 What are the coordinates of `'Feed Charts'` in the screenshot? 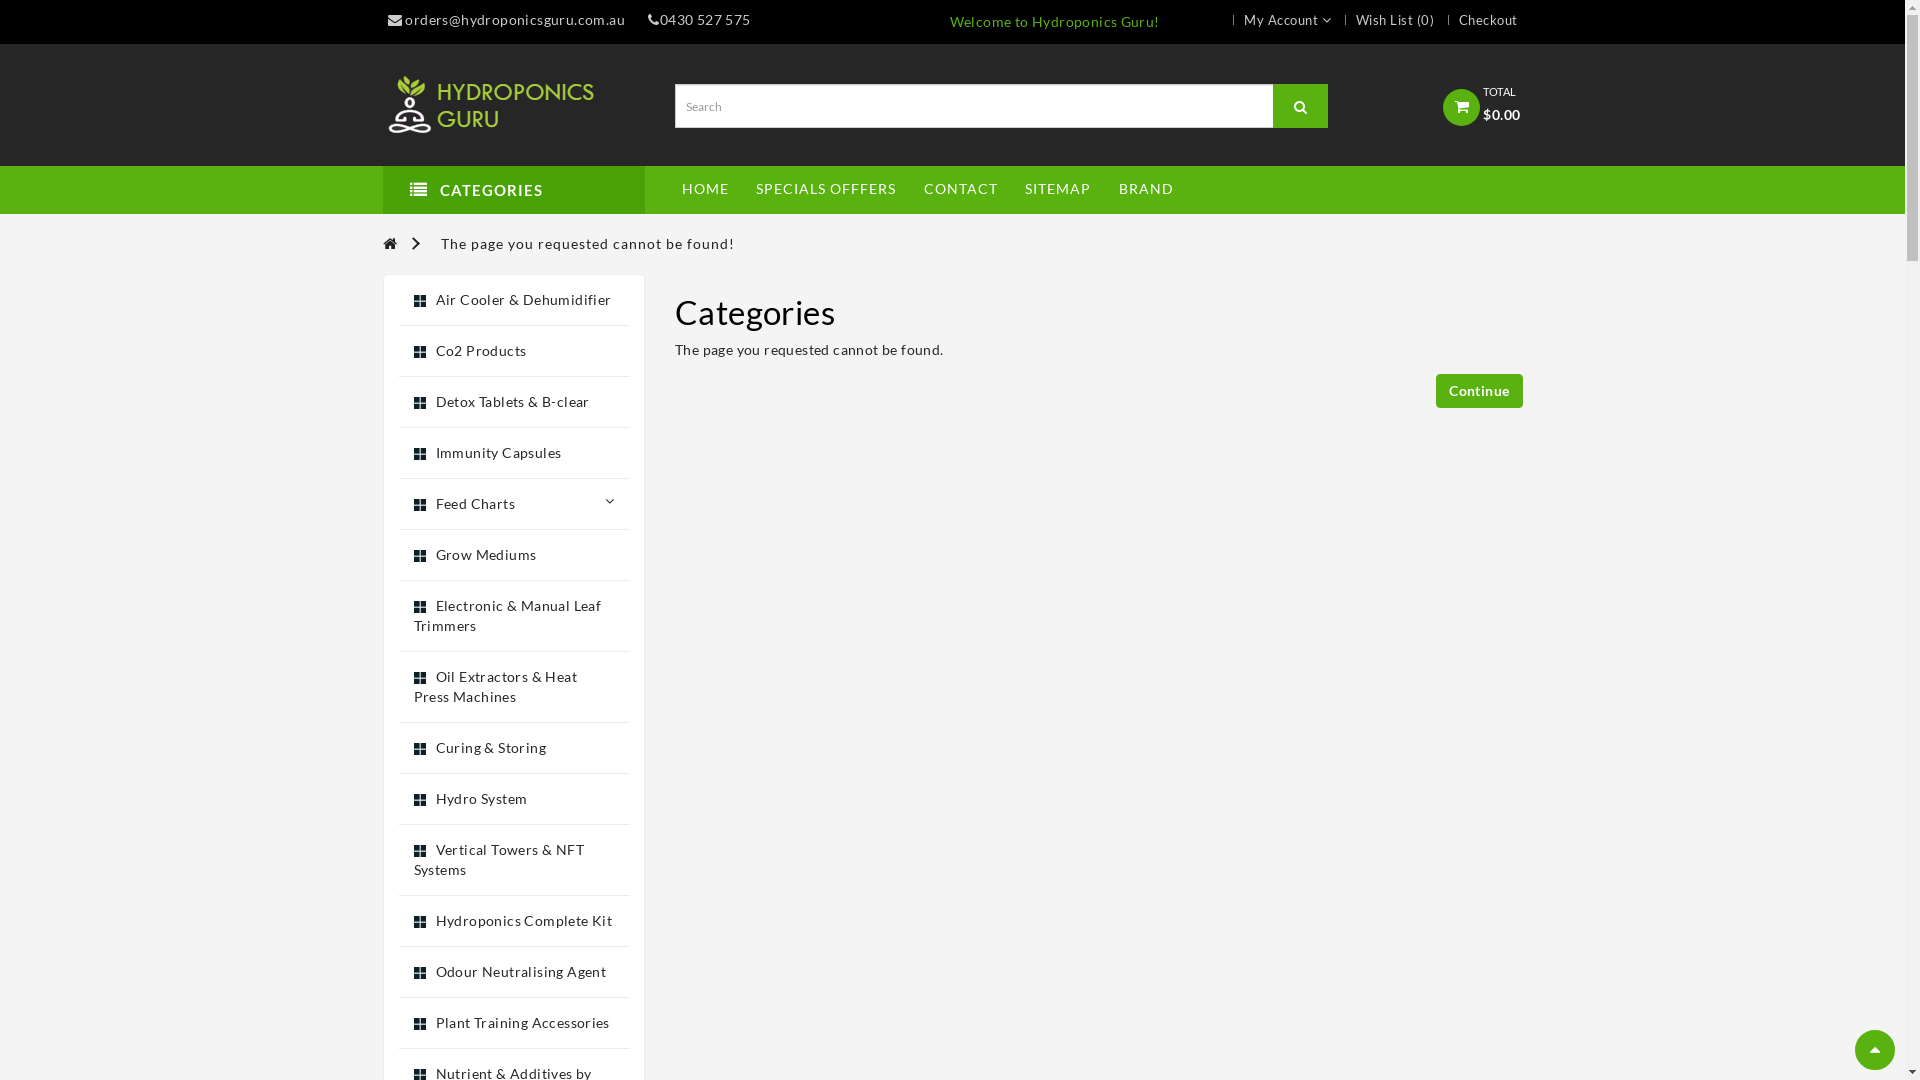 It's located at (513, 502).